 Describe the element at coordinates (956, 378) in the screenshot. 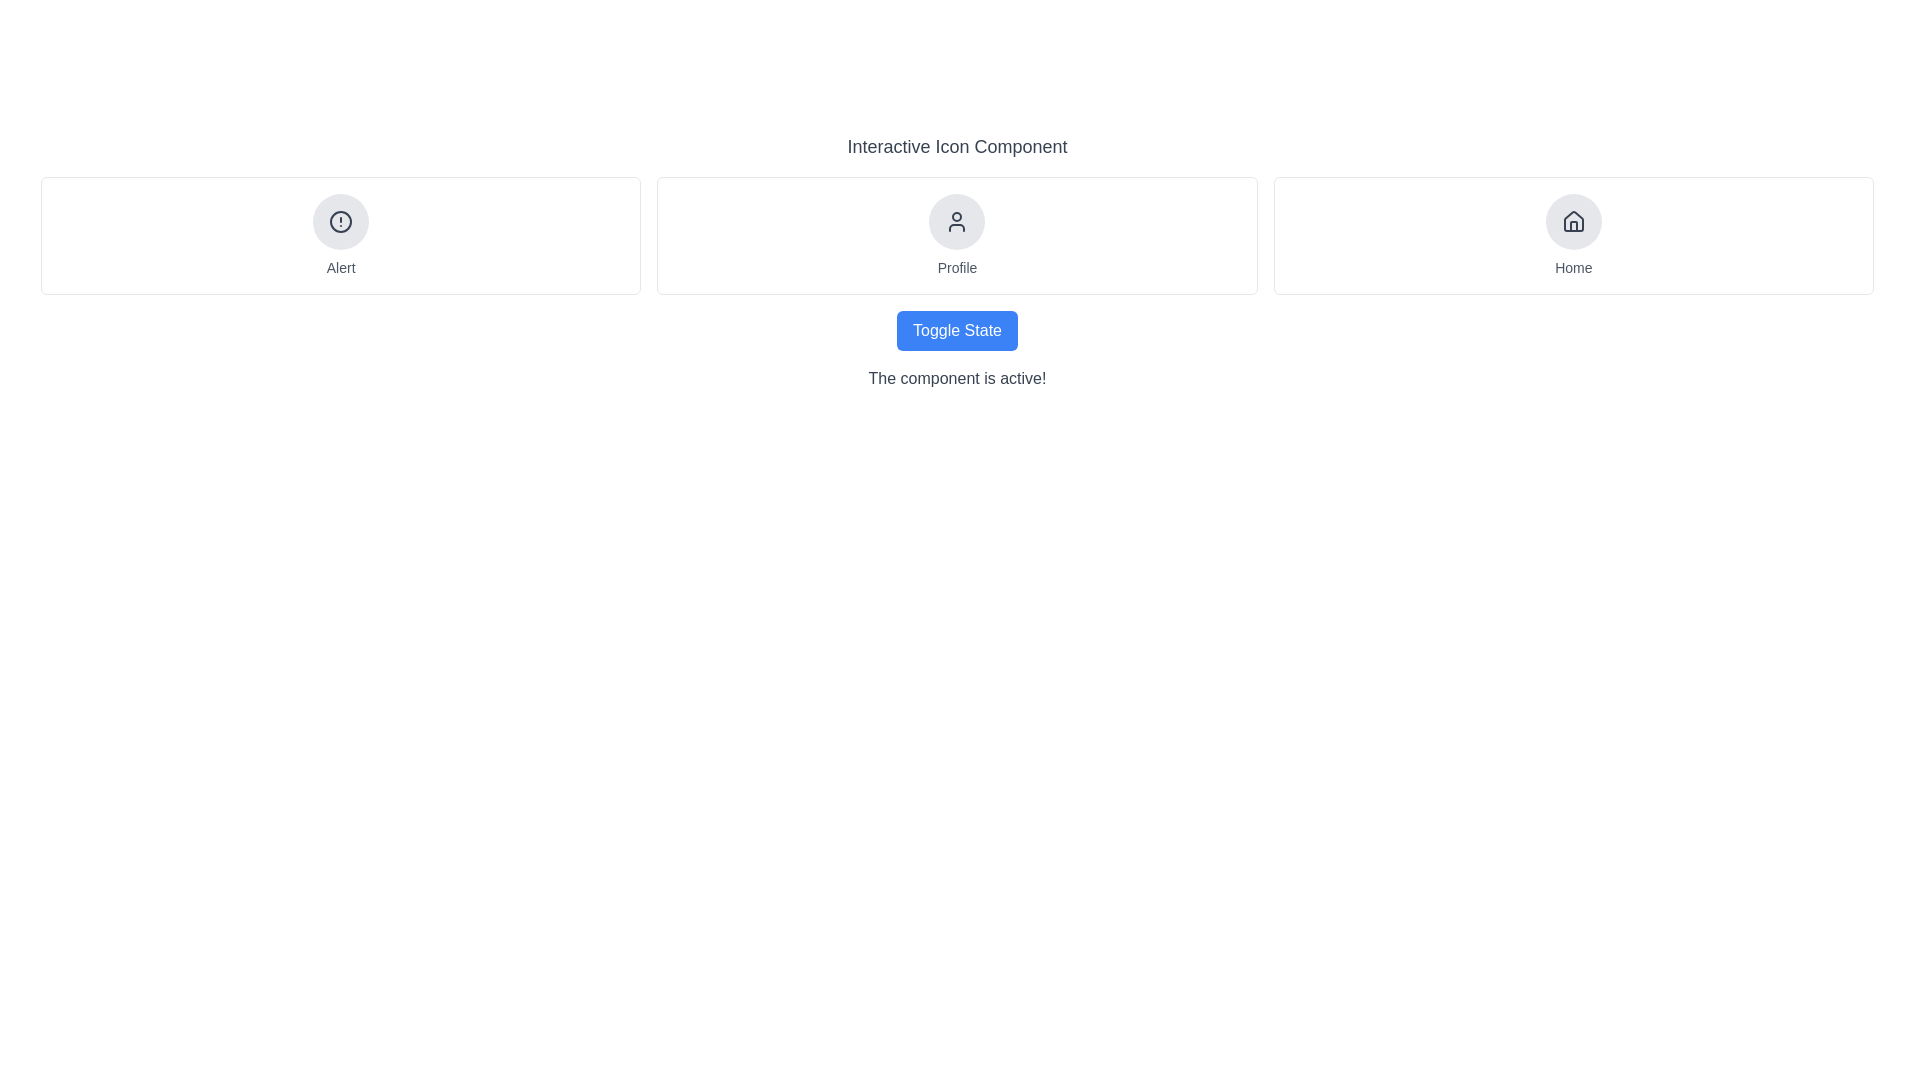

I see `the informational text label that indicates the active status of a component, located below the 'Toggle State' button` at that location.